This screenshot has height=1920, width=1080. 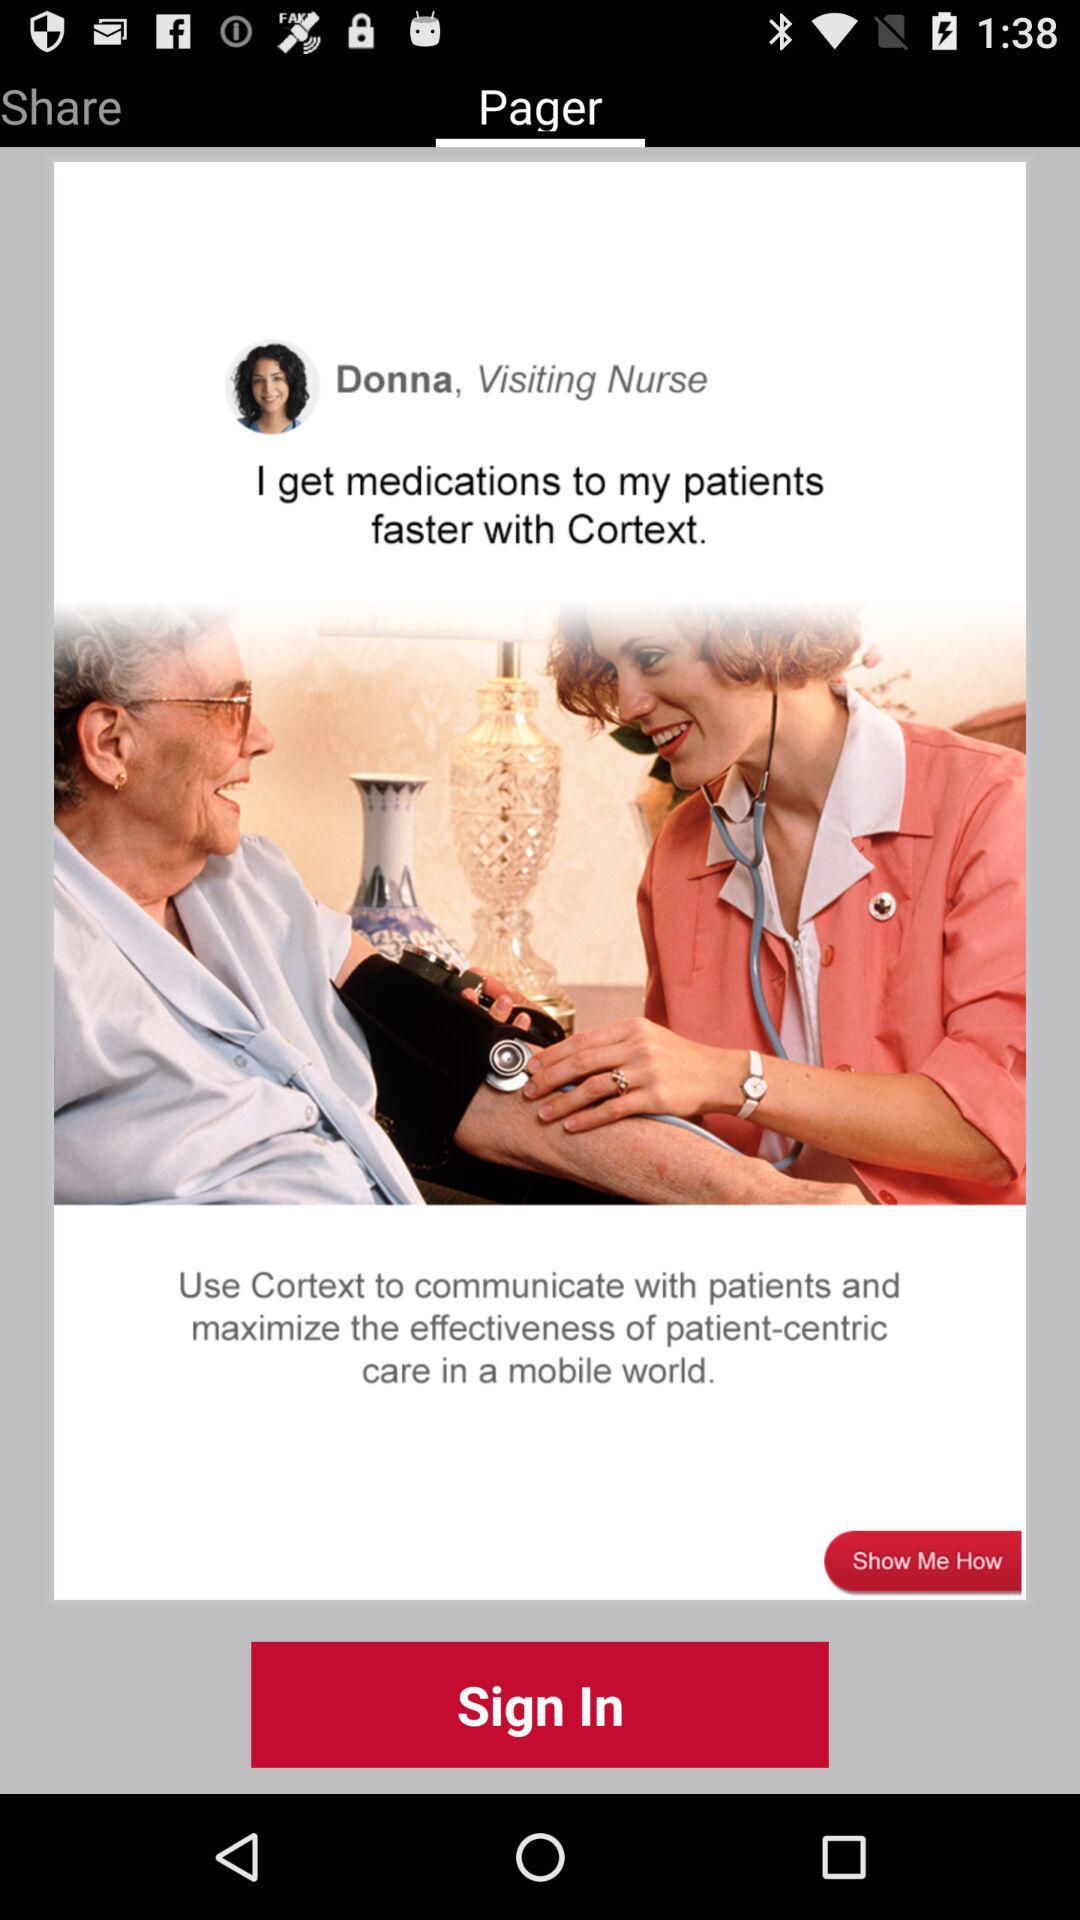 What do you see at coordinates (540, 1703) in the screenshot?
I see `sign in at the bottom` at bounding box center [540, 1703].